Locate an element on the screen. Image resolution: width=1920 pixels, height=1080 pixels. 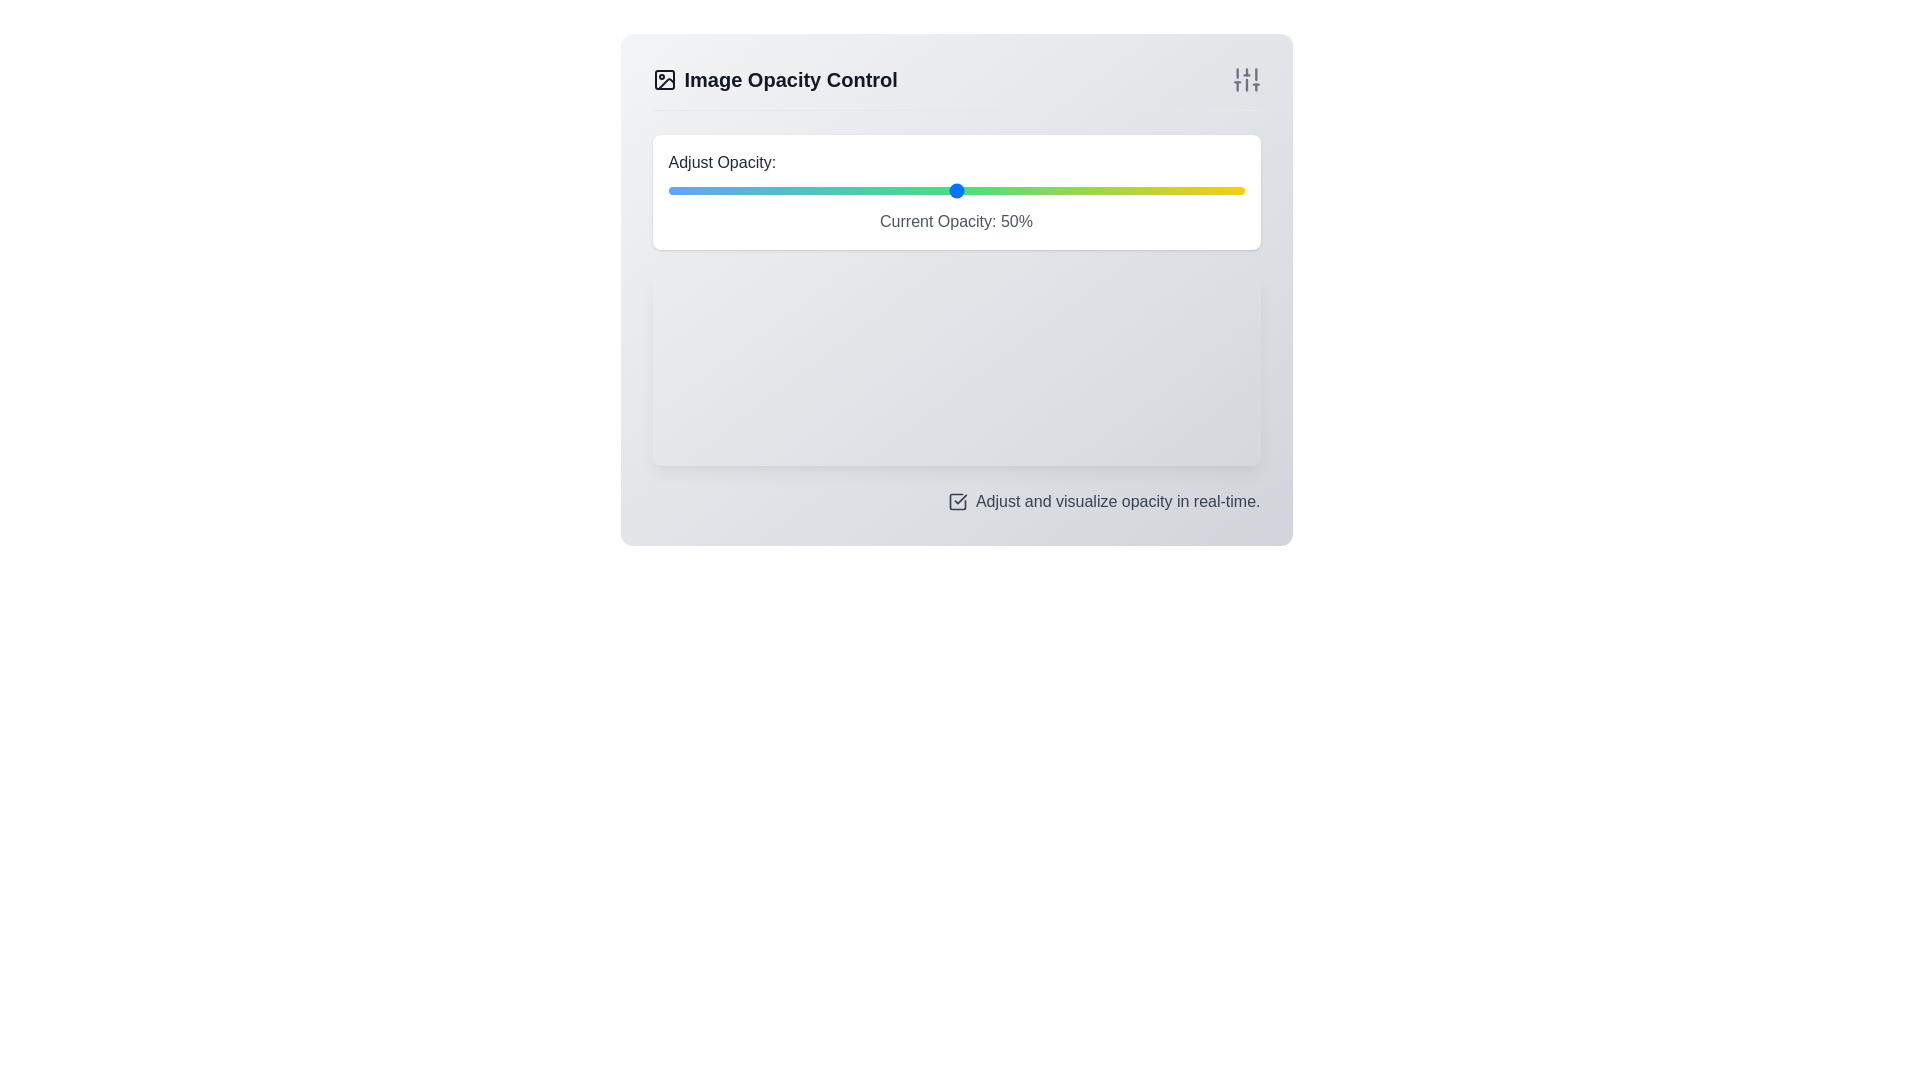
the checkbox located to the left of the label 'Adjust and visualize opacity in real-time.' is located at coordinates (955, 500).